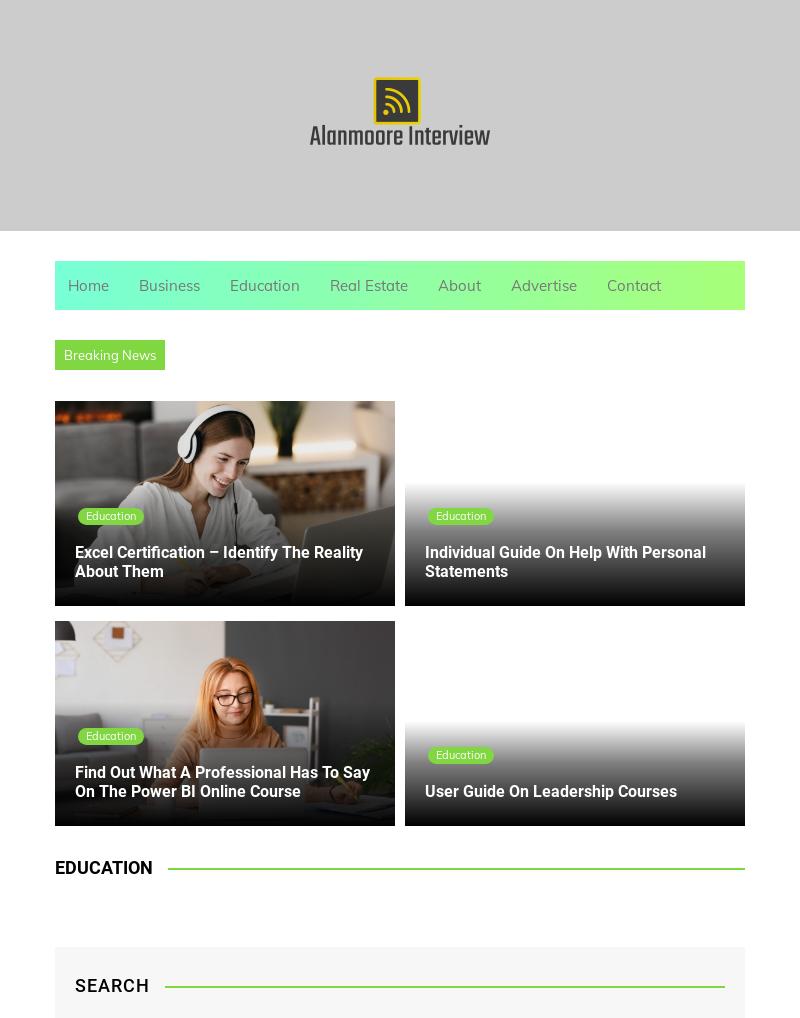 The image size is (800, 1018). I want to click on 'Breaking News', so click(109, 353).